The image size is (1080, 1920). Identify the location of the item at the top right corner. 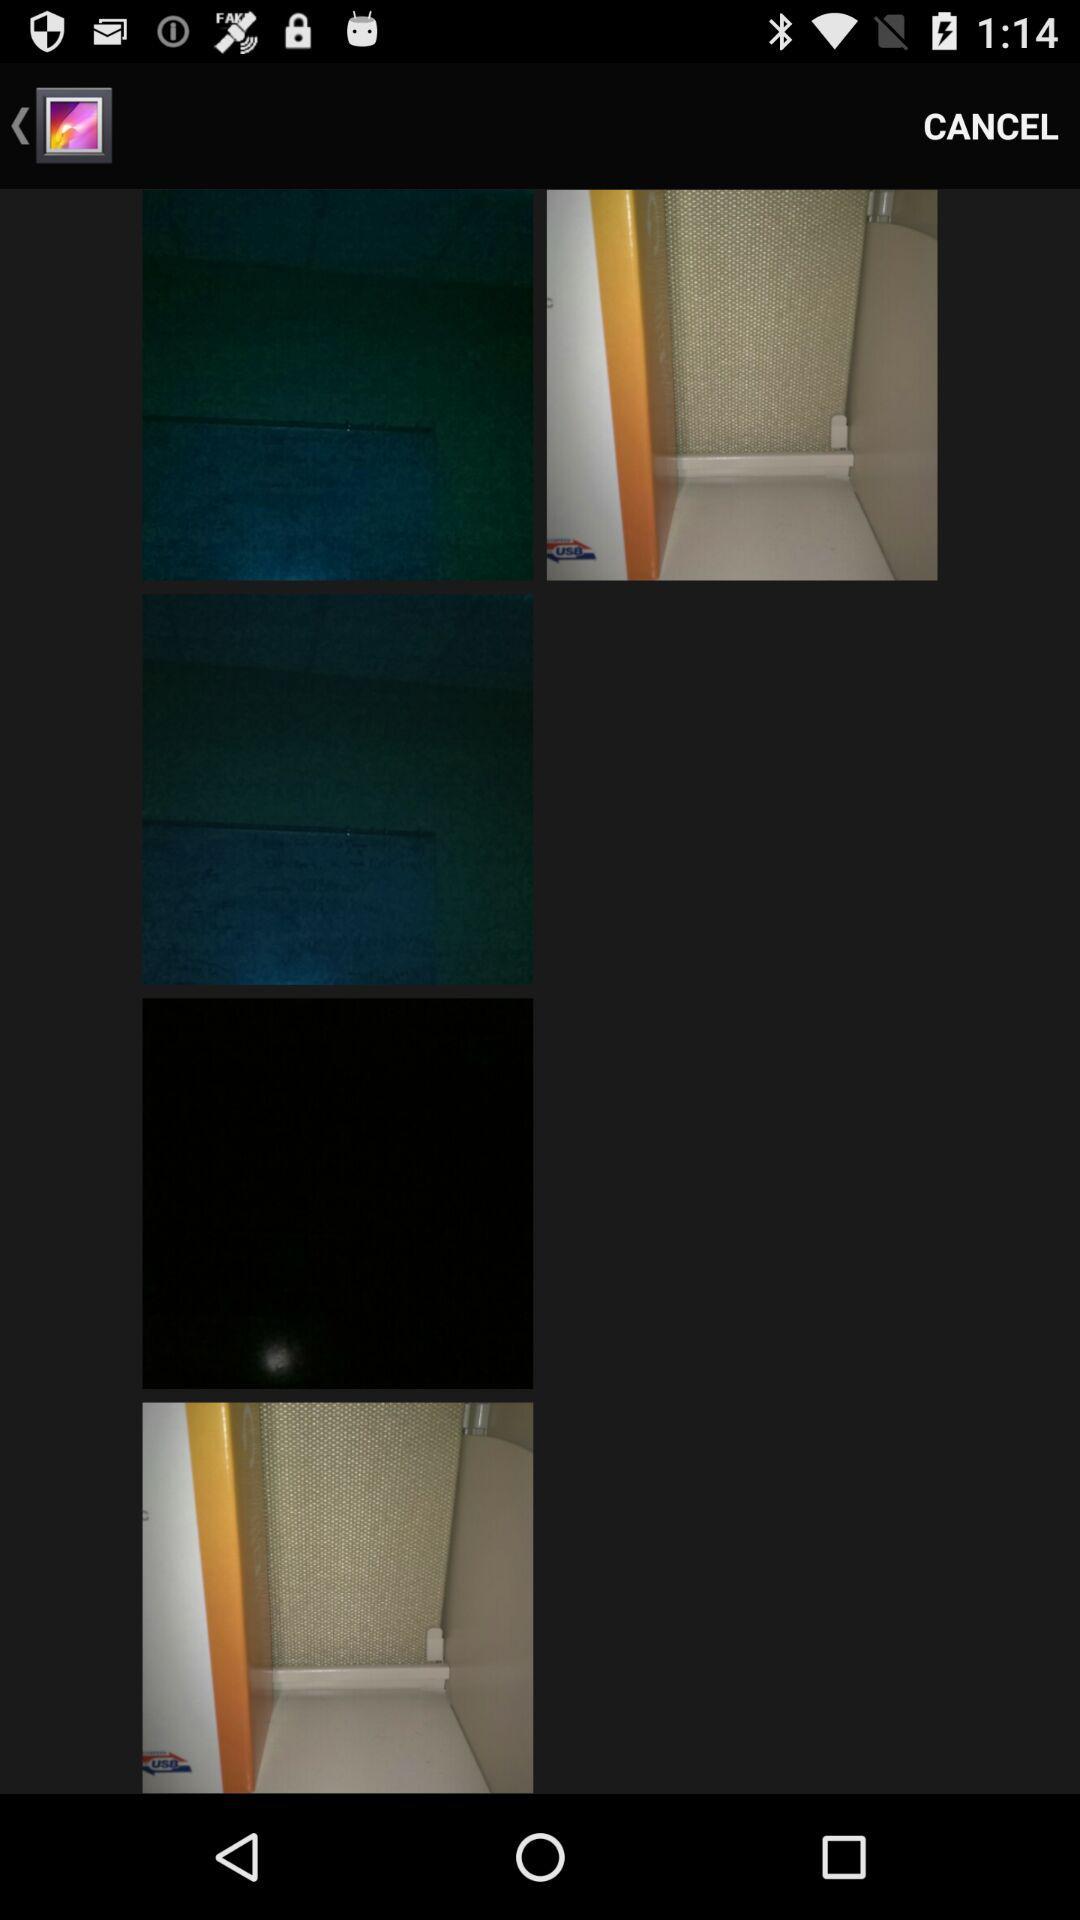
(991, 124).